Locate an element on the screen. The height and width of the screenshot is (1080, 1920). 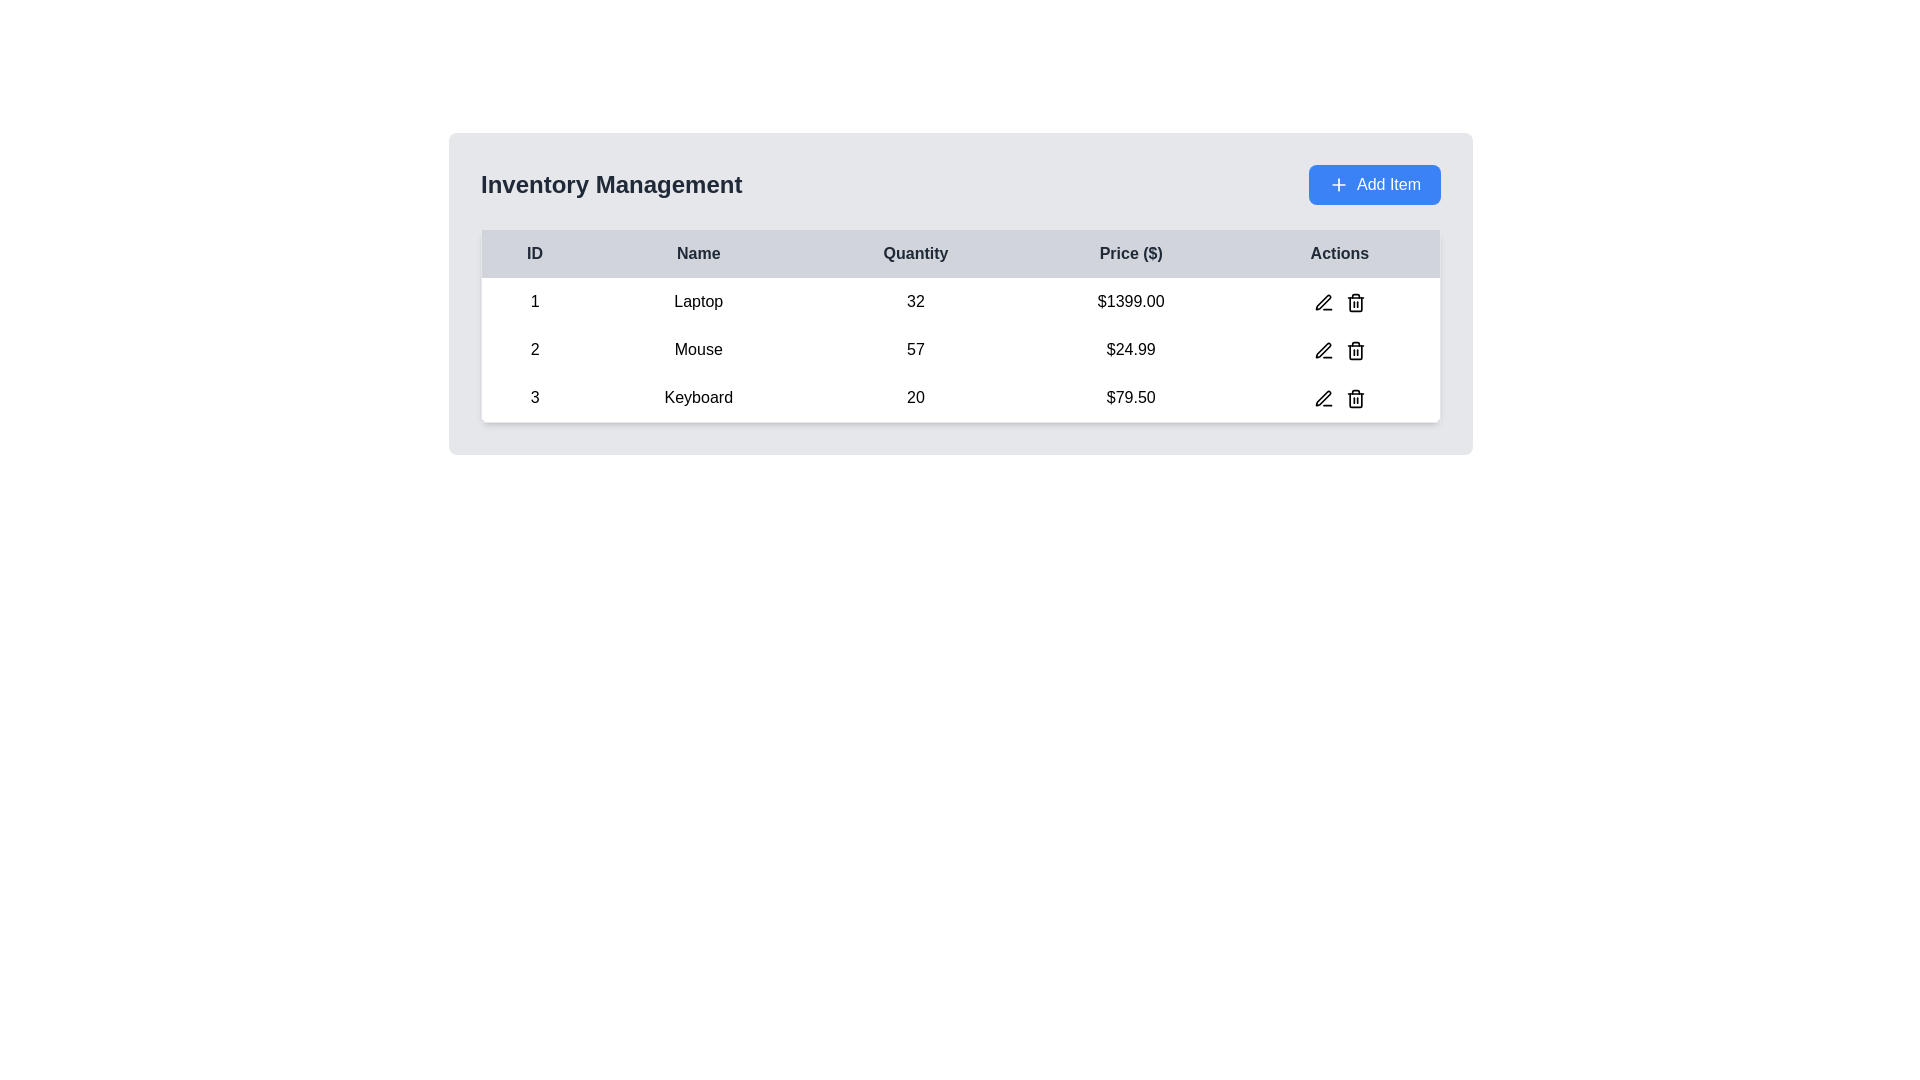
the small pen icon in the 'Actions' column of the second row is located at coordinates (1323, 349).